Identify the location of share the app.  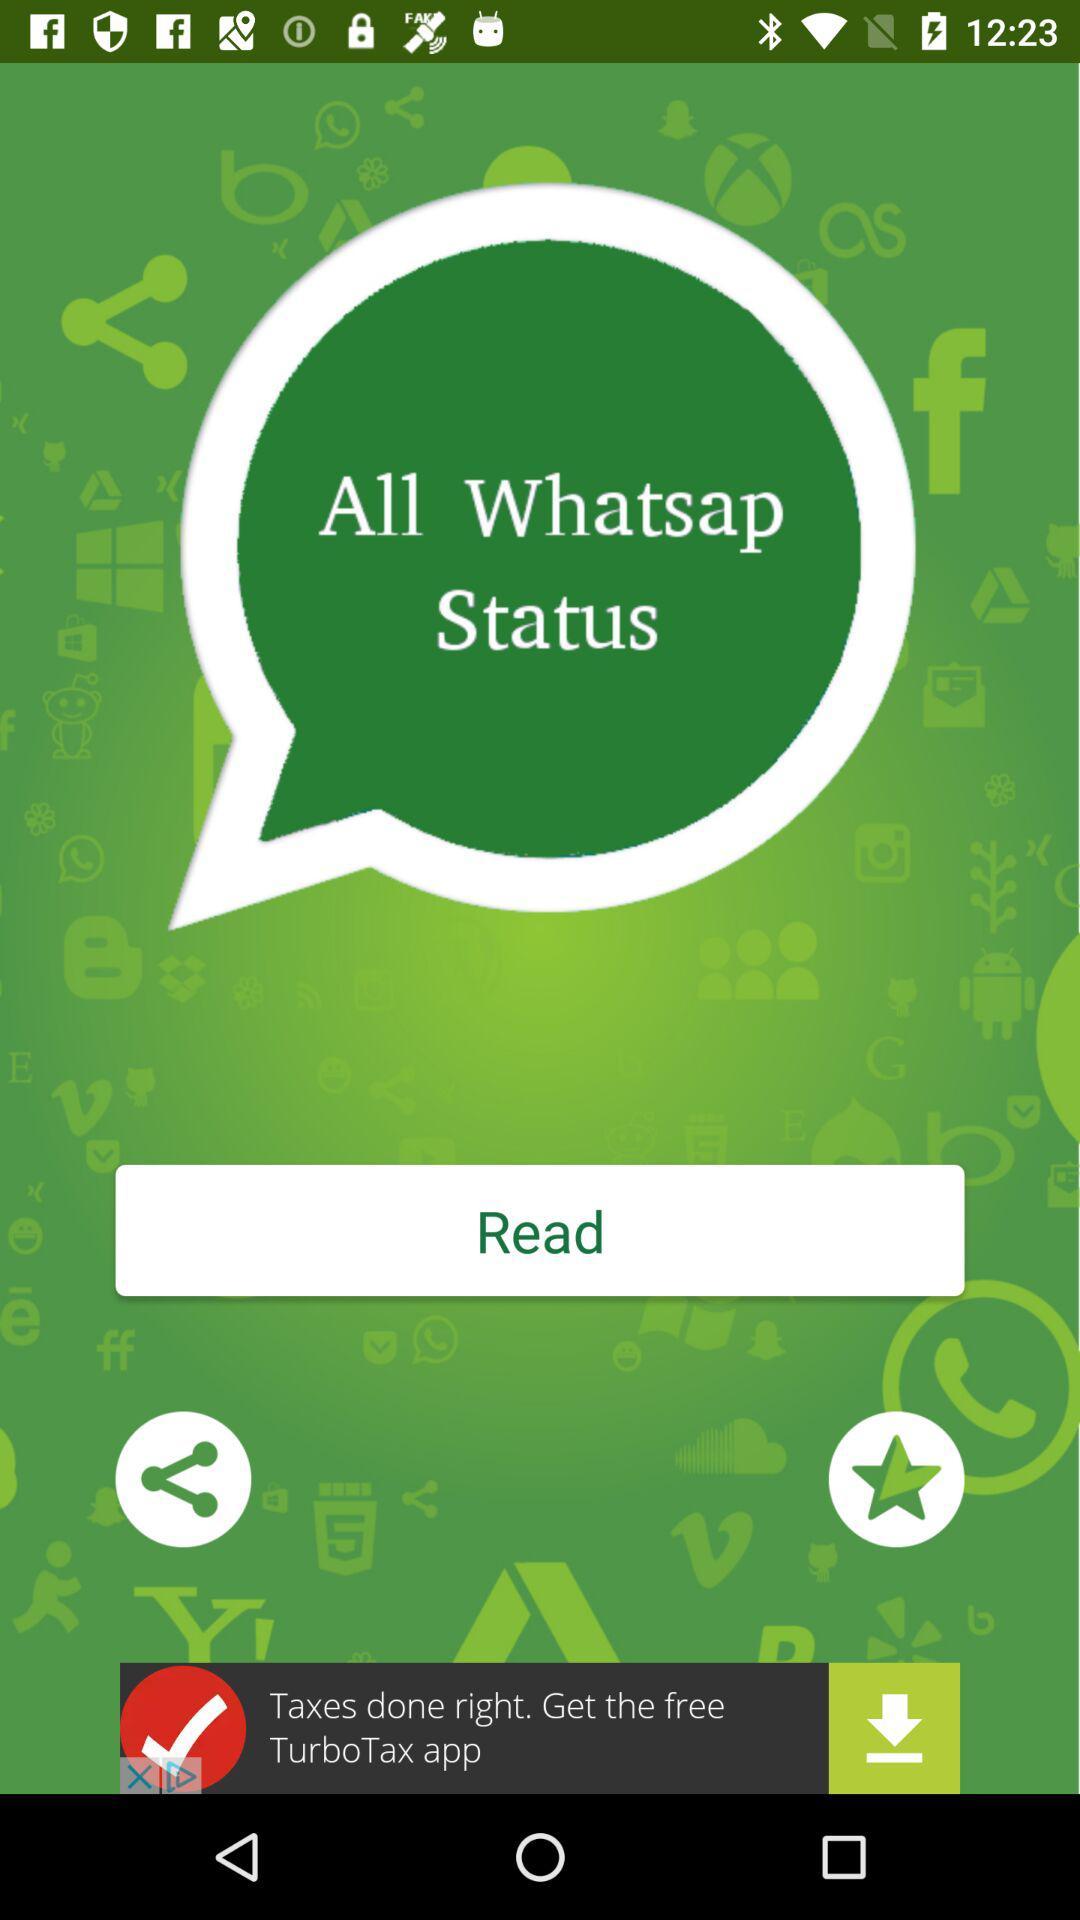
(183, 1479).